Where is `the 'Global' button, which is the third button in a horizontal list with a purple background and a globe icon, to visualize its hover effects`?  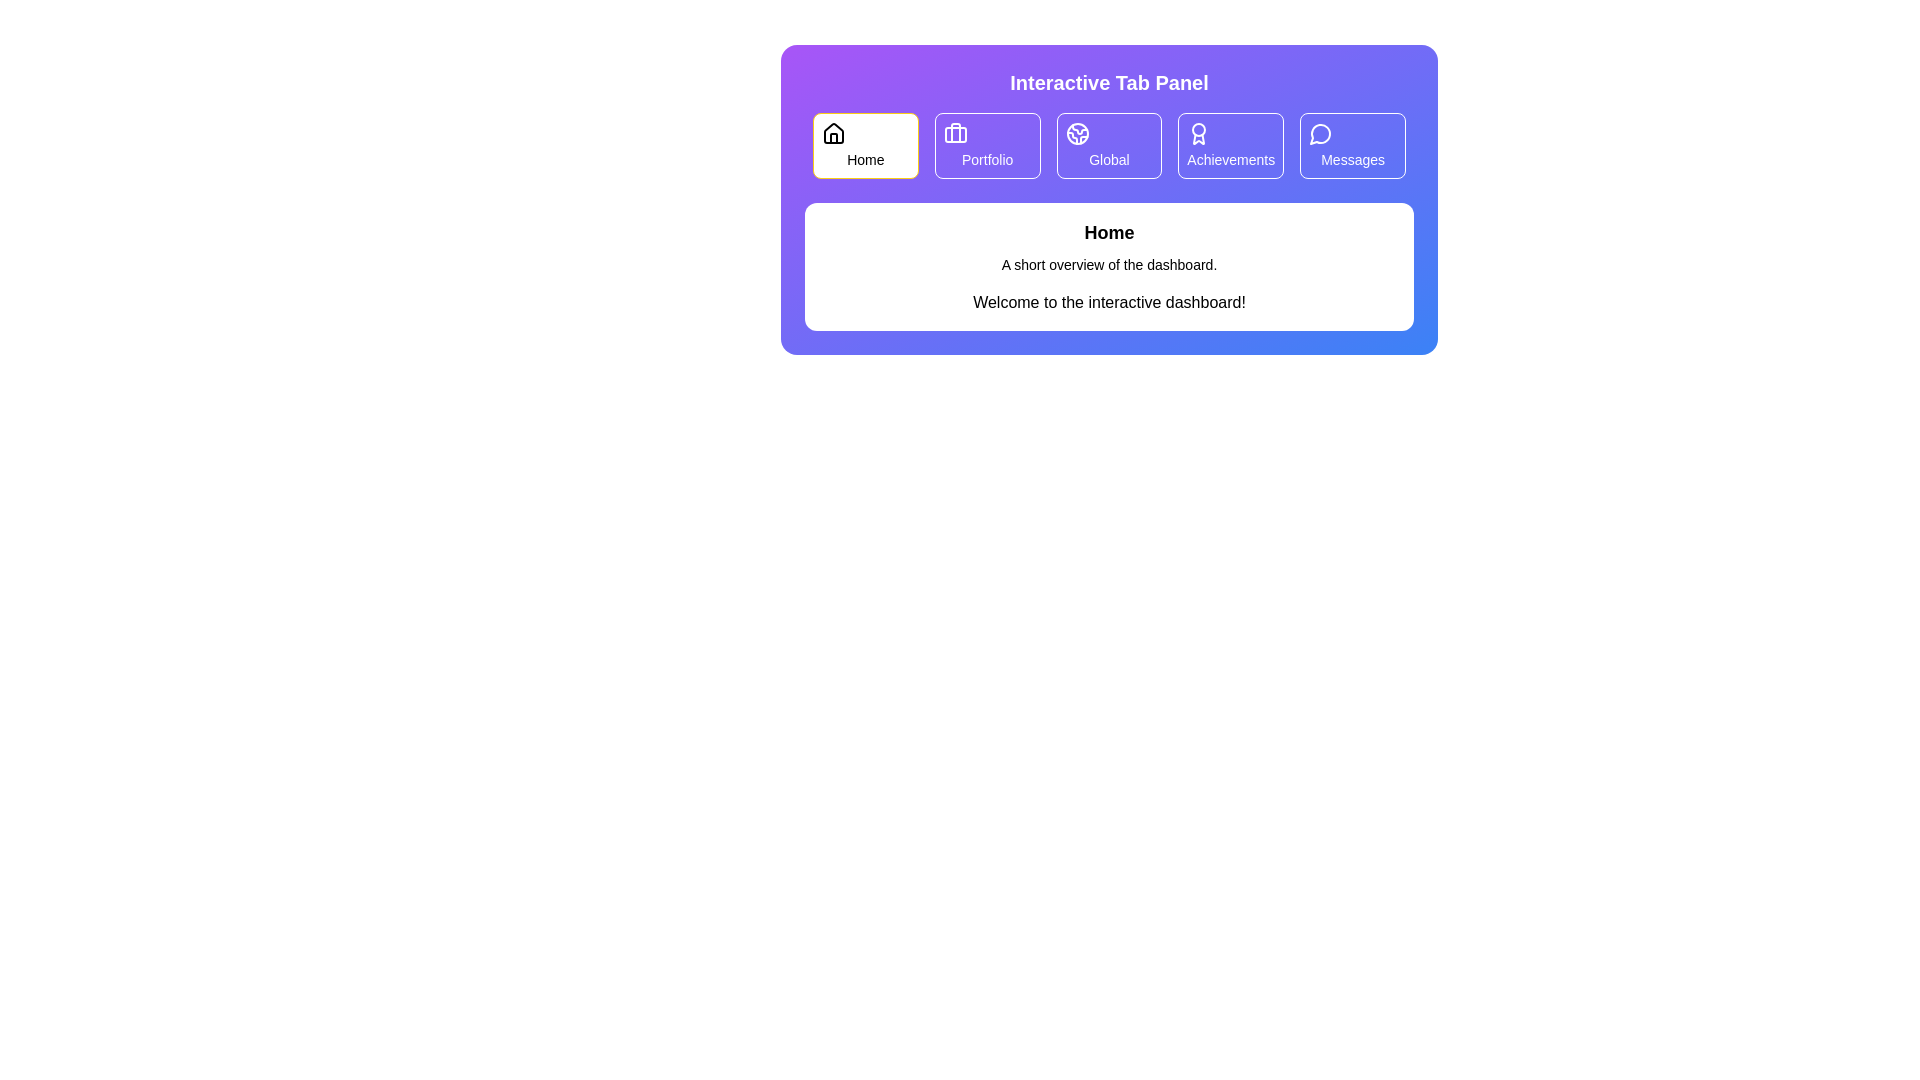 the 'Global' button, which is the third button in a horizontal list with a purple background and a globe icon, to visualize its hover effects is located at coordinates (1108, 145).